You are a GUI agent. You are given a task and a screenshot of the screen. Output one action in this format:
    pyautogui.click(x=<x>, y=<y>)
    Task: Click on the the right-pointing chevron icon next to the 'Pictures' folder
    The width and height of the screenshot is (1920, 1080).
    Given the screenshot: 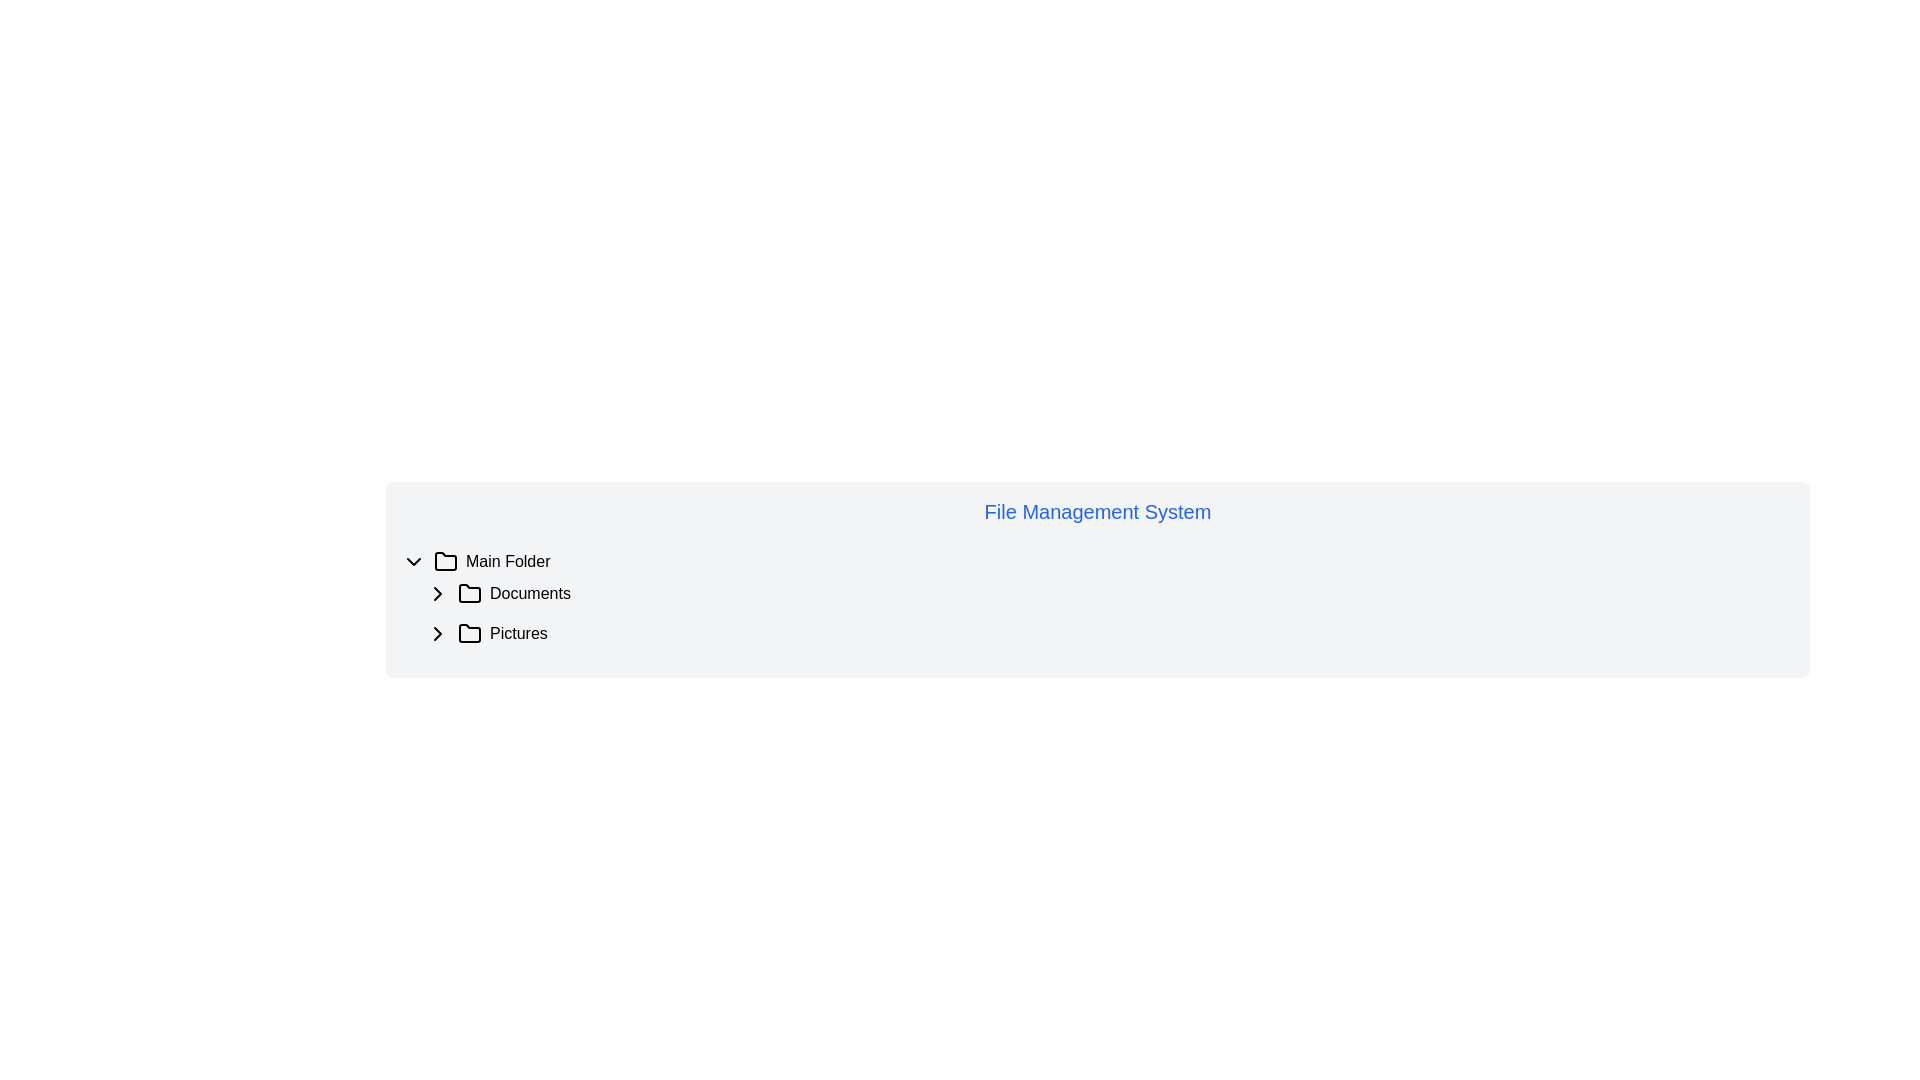 What is the action you would take?
    pyautogui.click(x=436, y=633)
    